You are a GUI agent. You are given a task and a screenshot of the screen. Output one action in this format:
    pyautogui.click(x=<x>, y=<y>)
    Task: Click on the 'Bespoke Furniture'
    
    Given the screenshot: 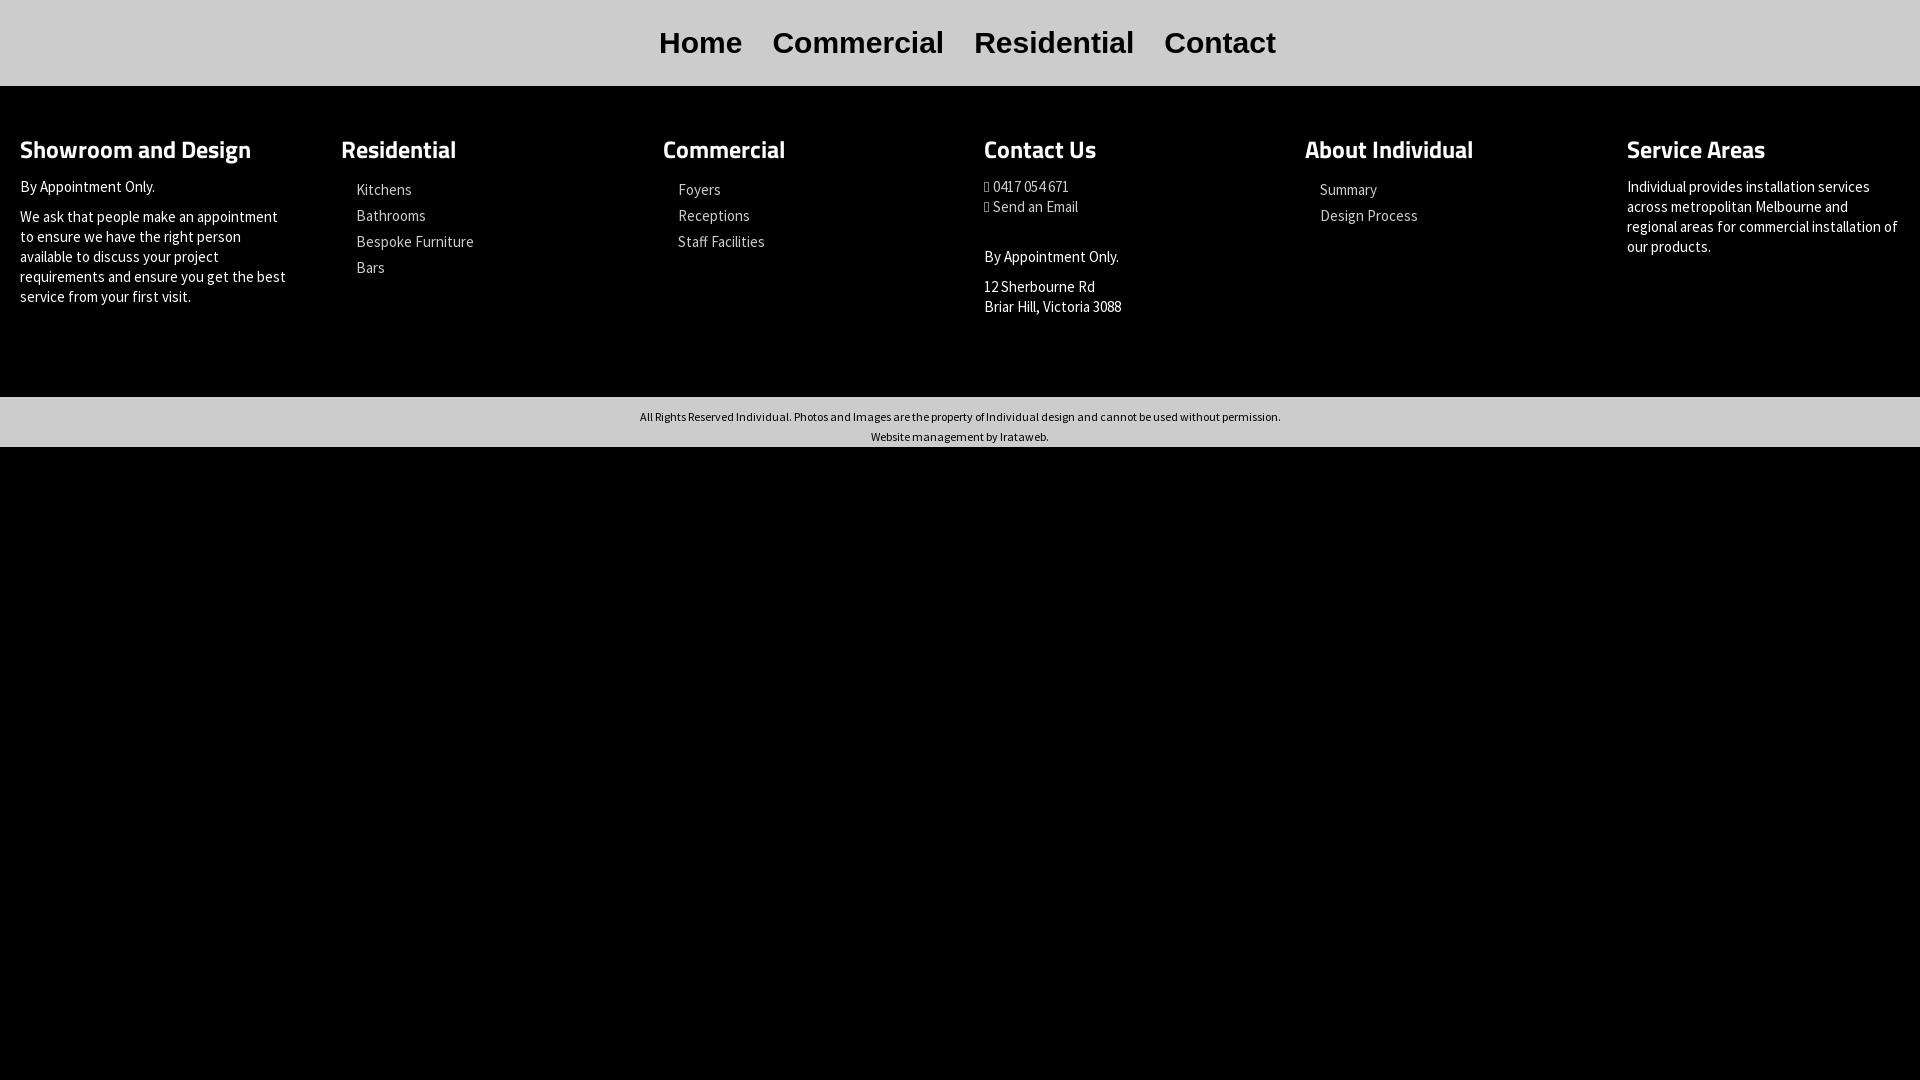 What is the action you would take?
    pyautogui.click(x=476, y=241)
    